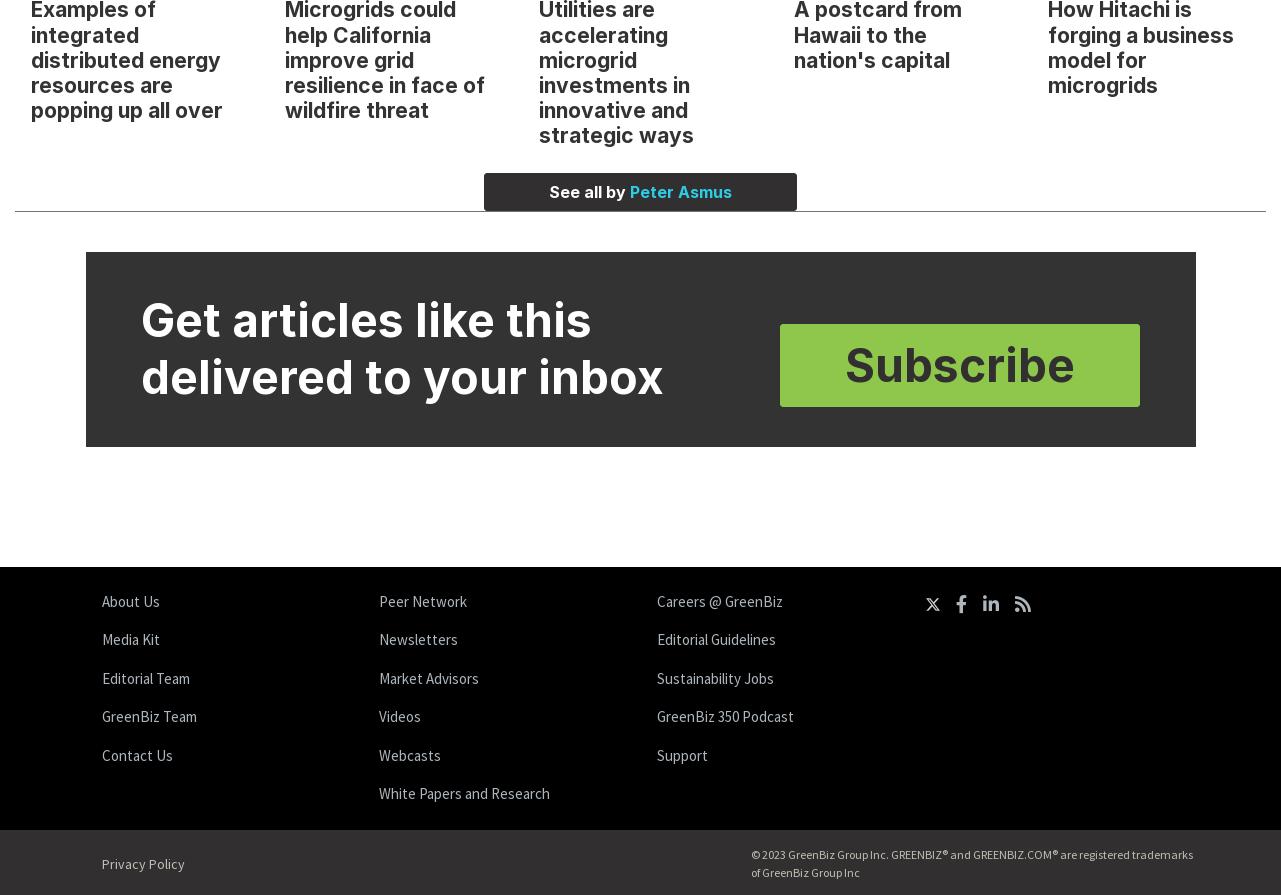 Image resolution: width=1281 pixels, height=895 pixels. I want to click on 'GreenBiz Group Inc', so click(809, 870).